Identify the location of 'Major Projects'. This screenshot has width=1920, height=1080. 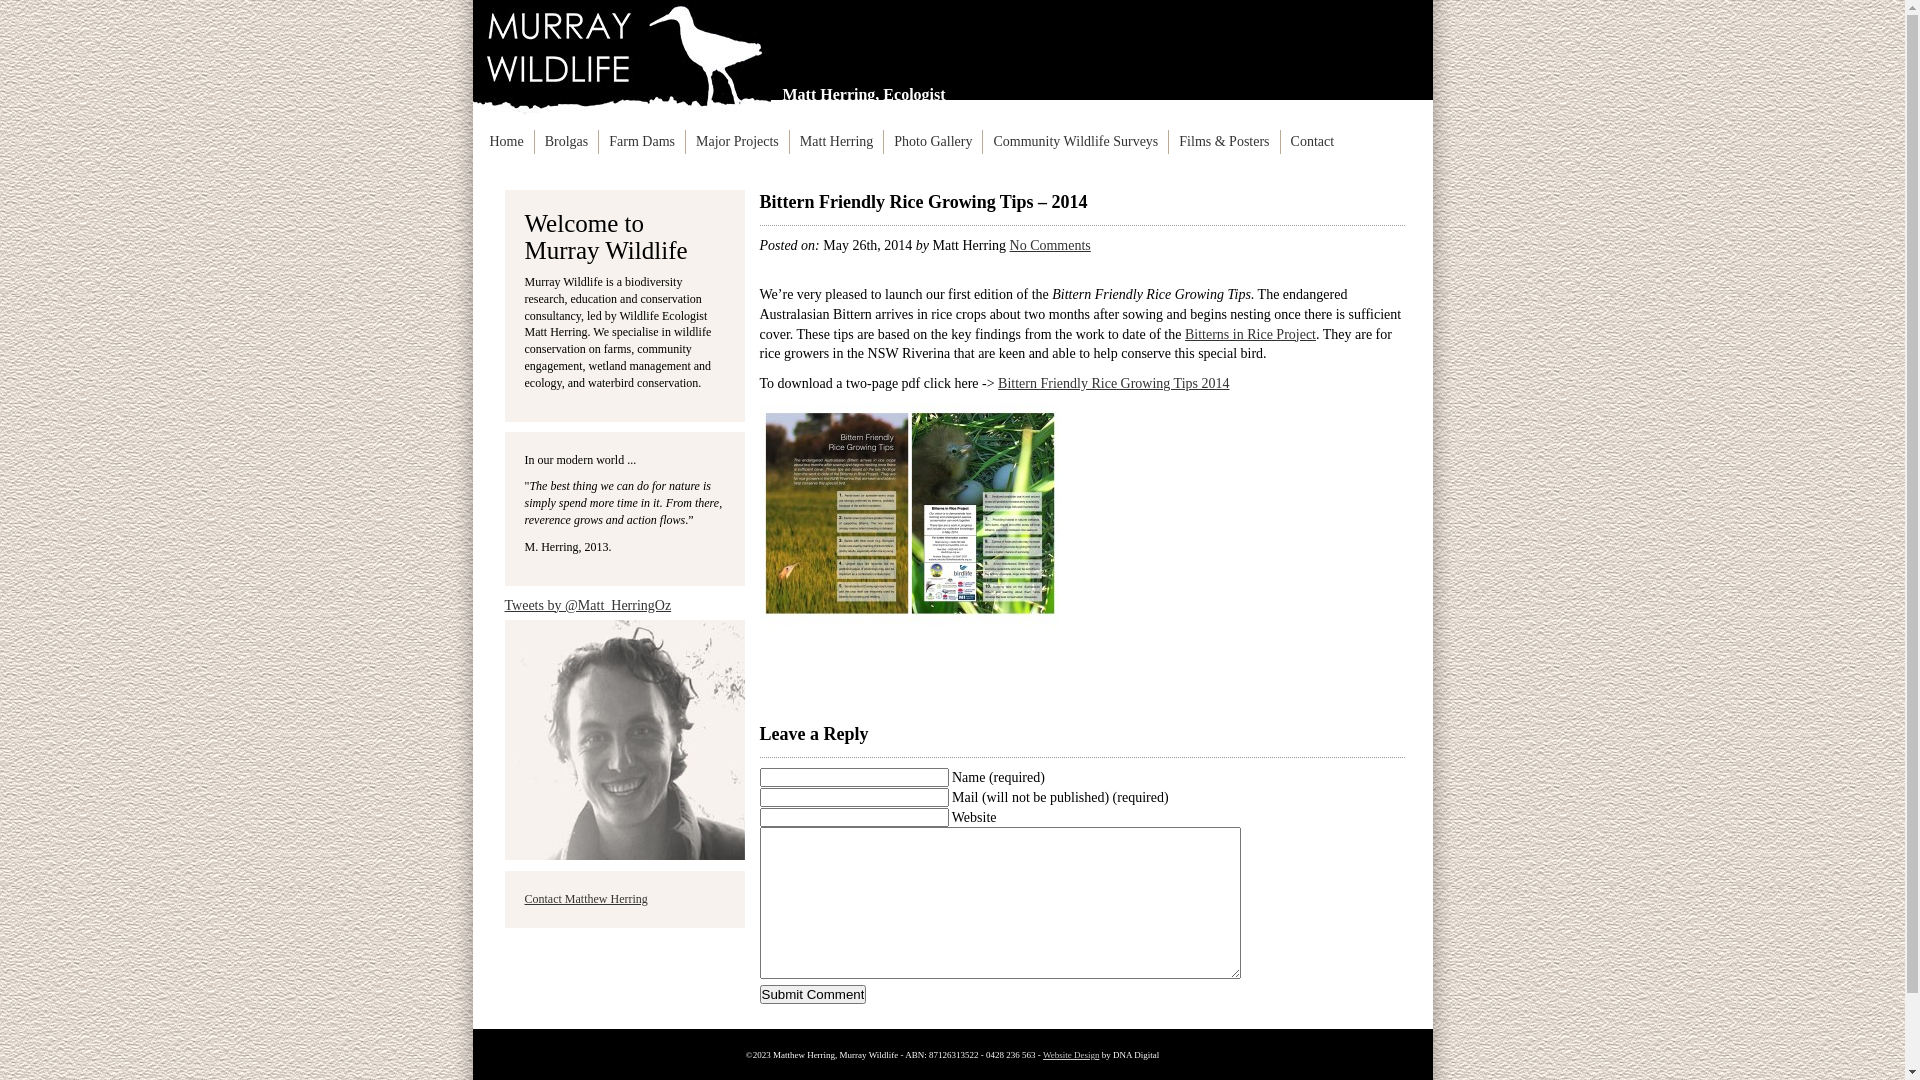
(736, 141).